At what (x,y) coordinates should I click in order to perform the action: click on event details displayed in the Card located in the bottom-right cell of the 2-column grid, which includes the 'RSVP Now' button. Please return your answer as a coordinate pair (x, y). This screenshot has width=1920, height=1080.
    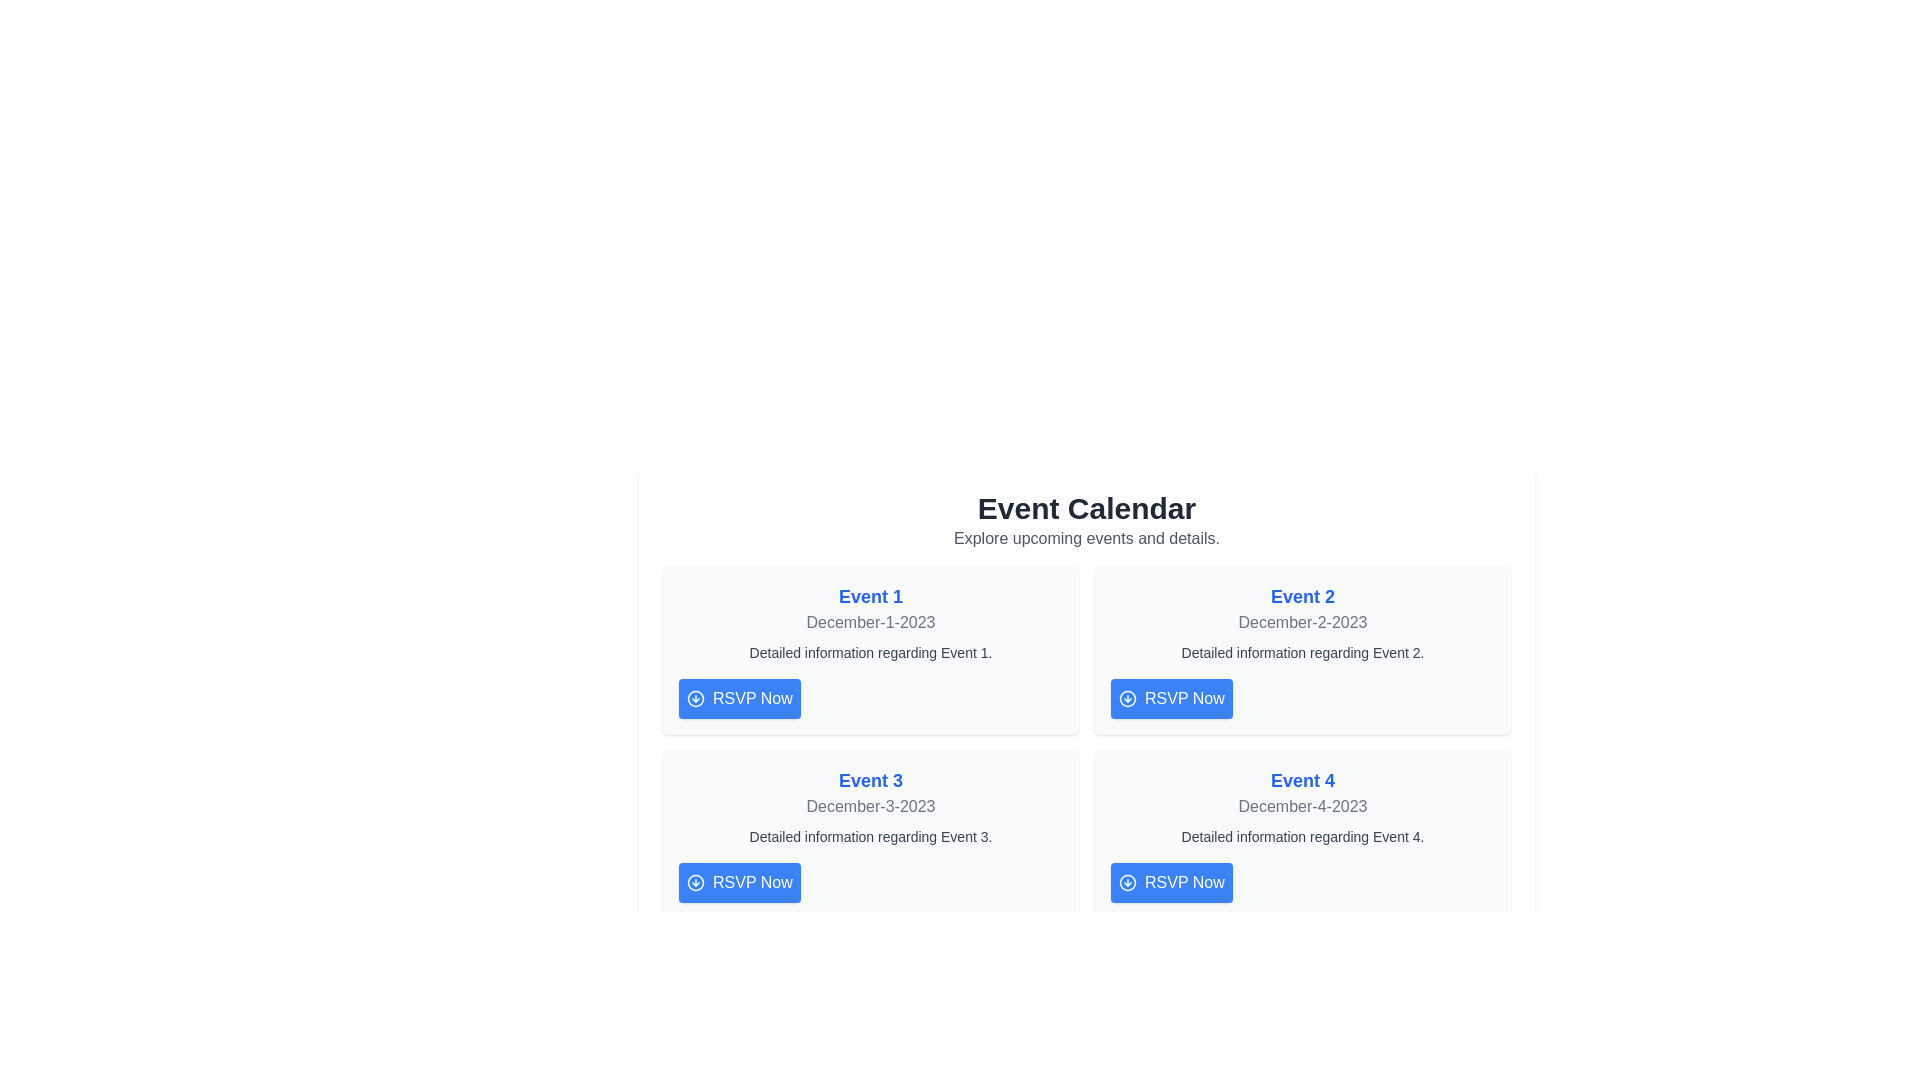
    Looking at the image, I should click on (1302, 834).